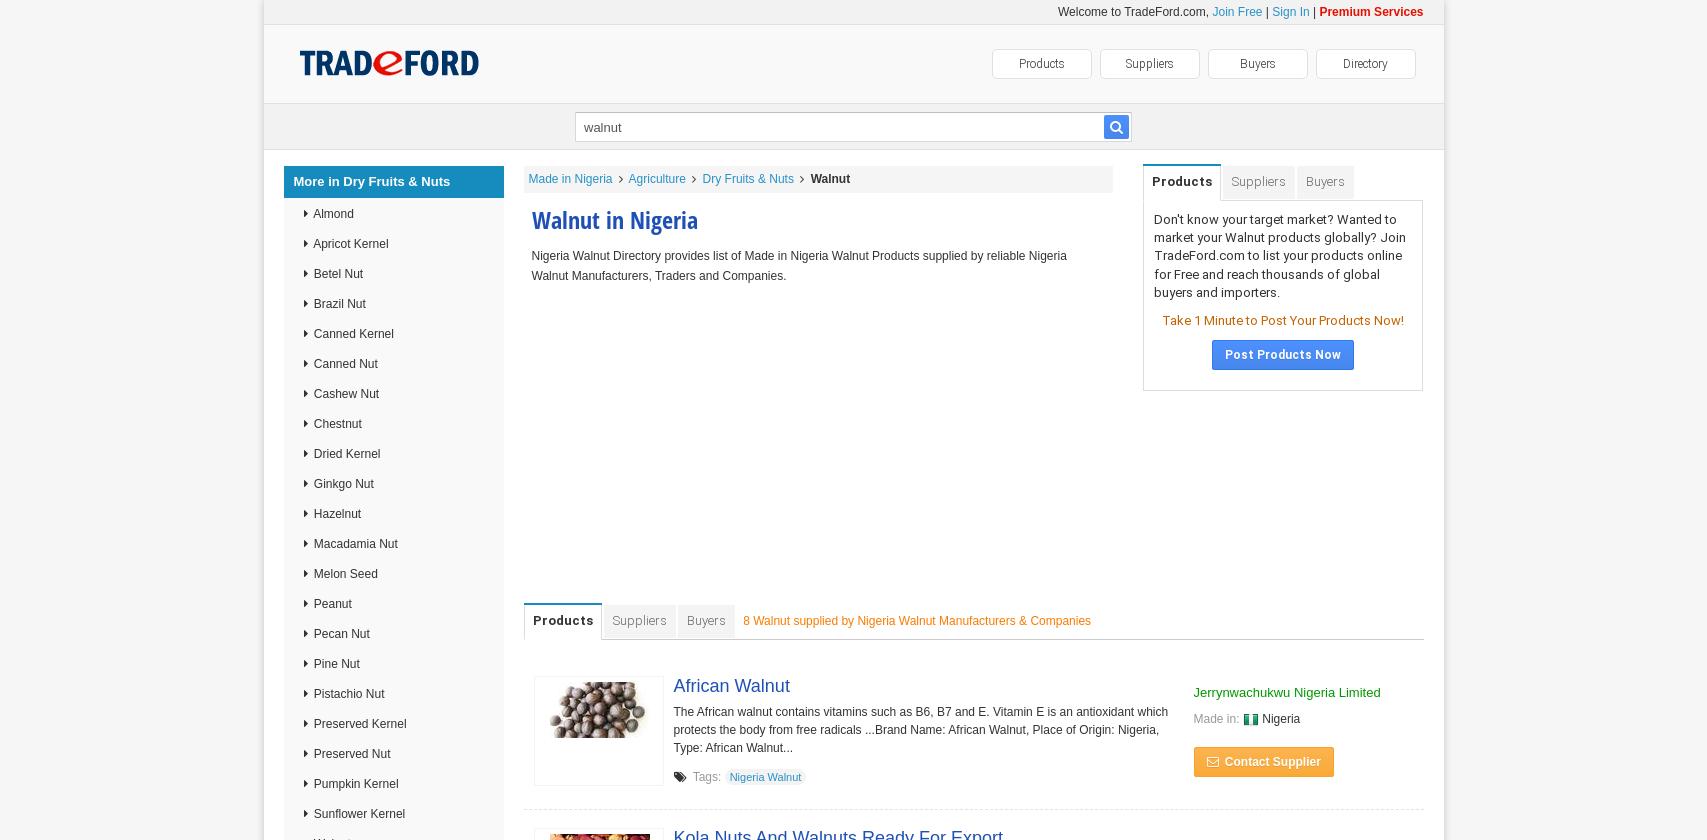 The height and width of the screenshot is (840, 1707). What do you see at coordinates (1370, 12) in the screenshot?
I see `'Premium Services'` at bounding box center [1370, 12].